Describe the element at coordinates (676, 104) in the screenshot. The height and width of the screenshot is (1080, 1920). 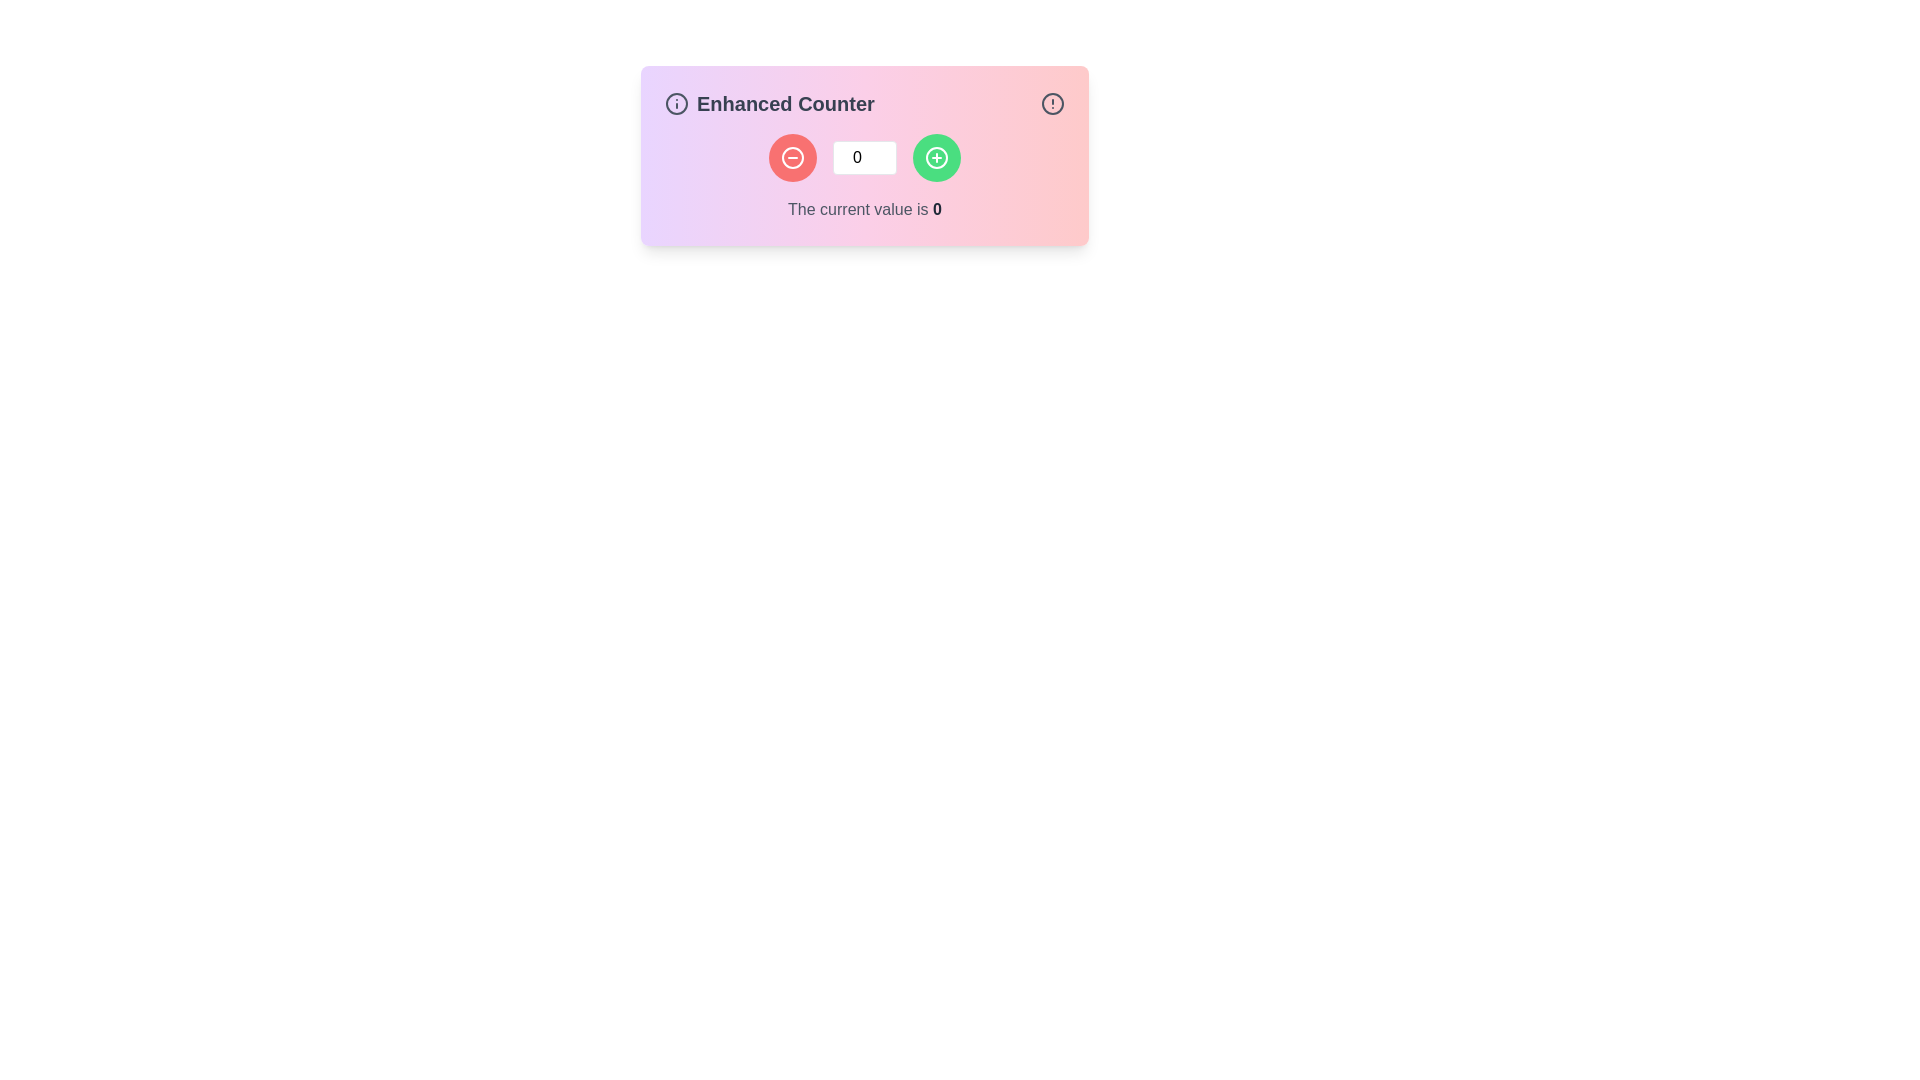
I see `the decorative circle of the information icon located at the top-right of the 'Enhanced Counter' card` at that location.